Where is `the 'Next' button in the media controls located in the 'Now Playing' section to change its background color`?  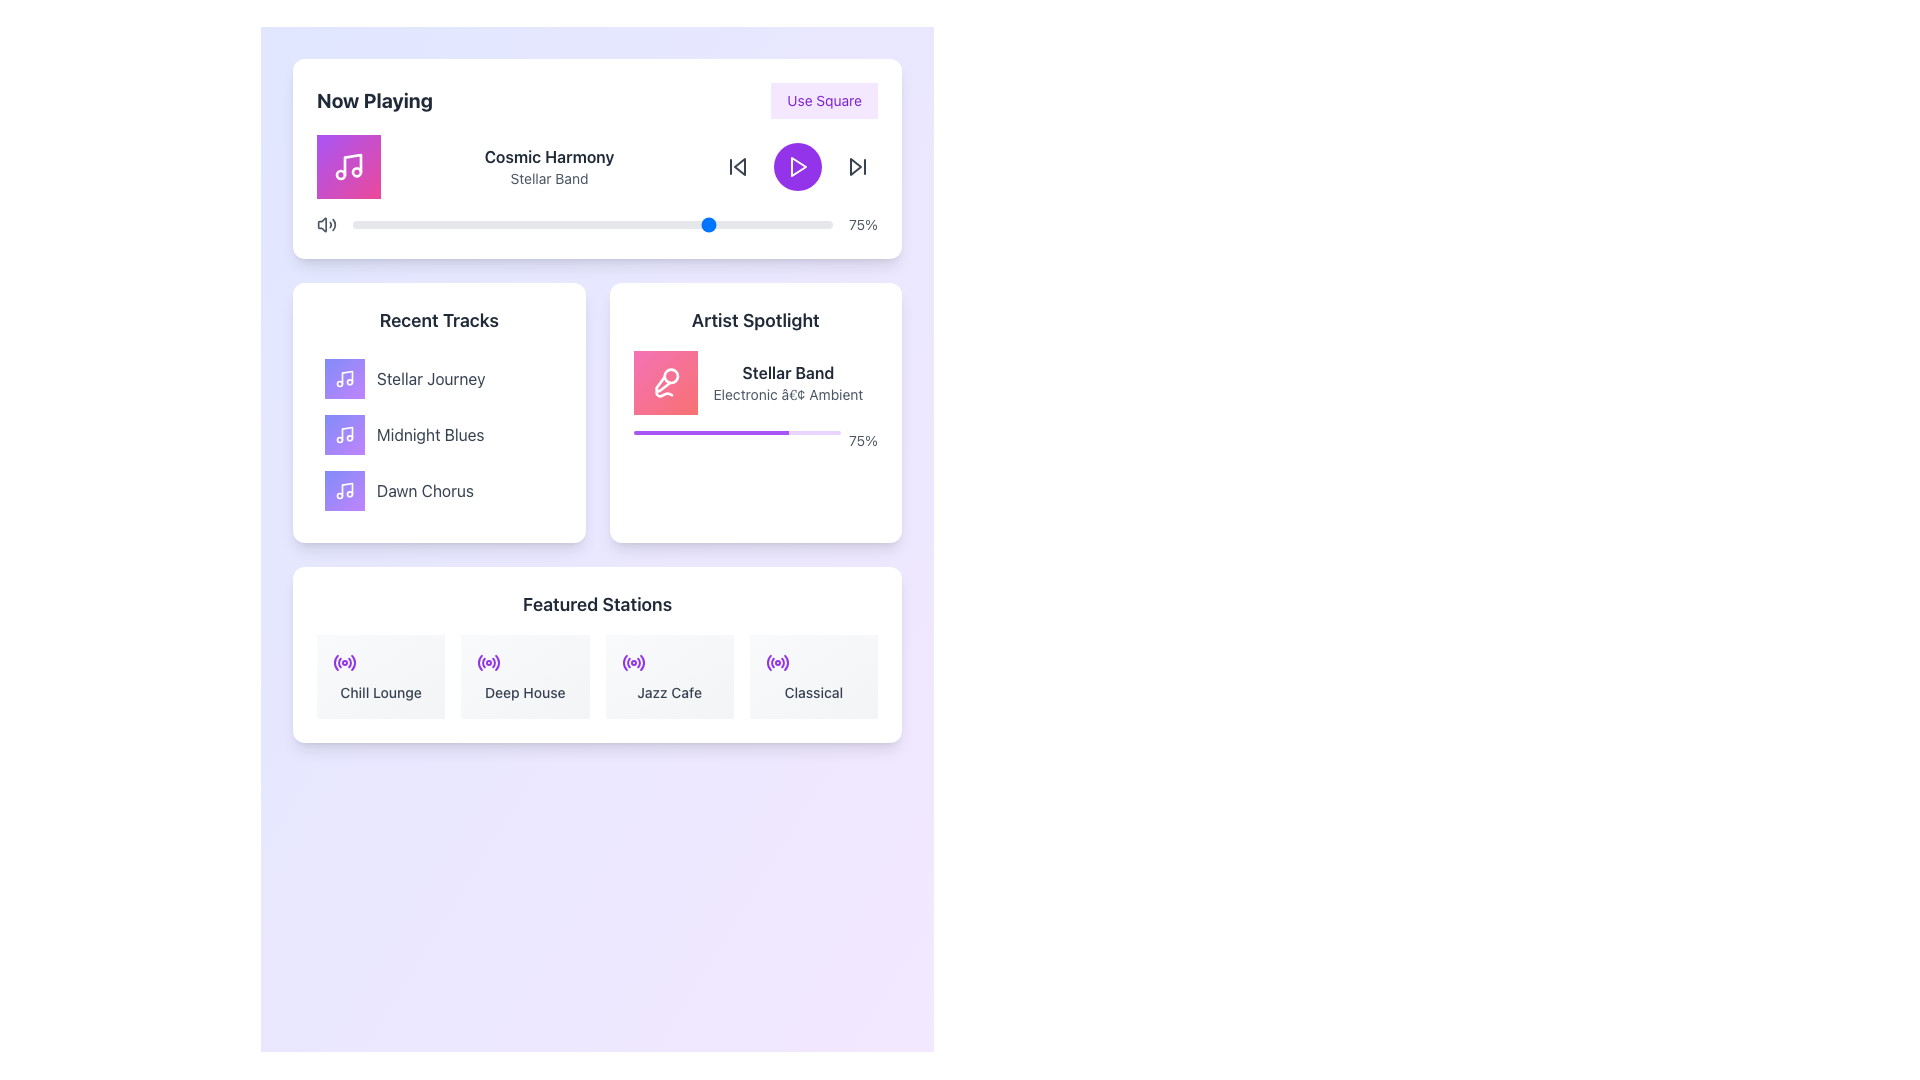 the 'Next' button in the media controls located in the 'Now Playing' section to change its background color is located at coordinates (858, 165).